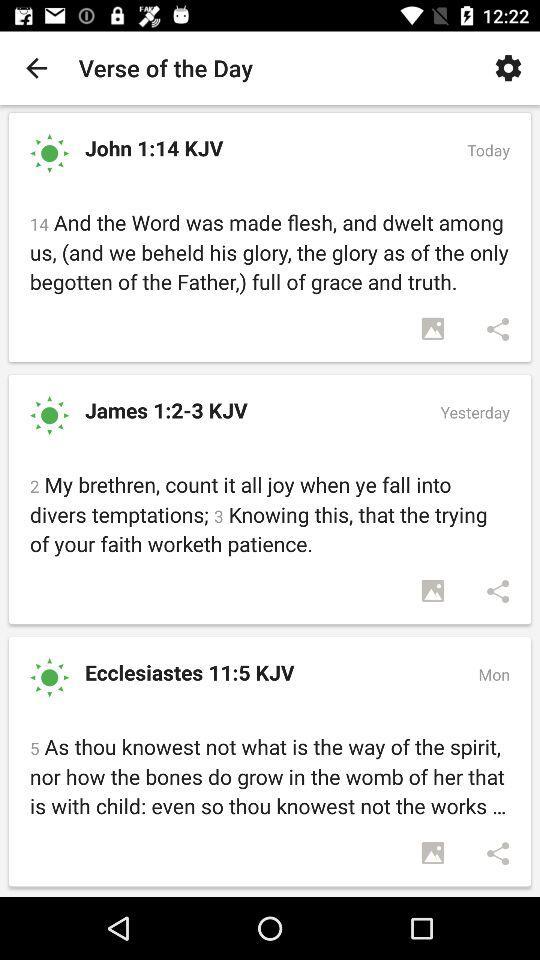 This screenshot has height=960, width=540. What do you see at coordinates (36, 68) in the screenshot?
I see `icon to the left of the verse of the icon` at bounding box center [36, 68].